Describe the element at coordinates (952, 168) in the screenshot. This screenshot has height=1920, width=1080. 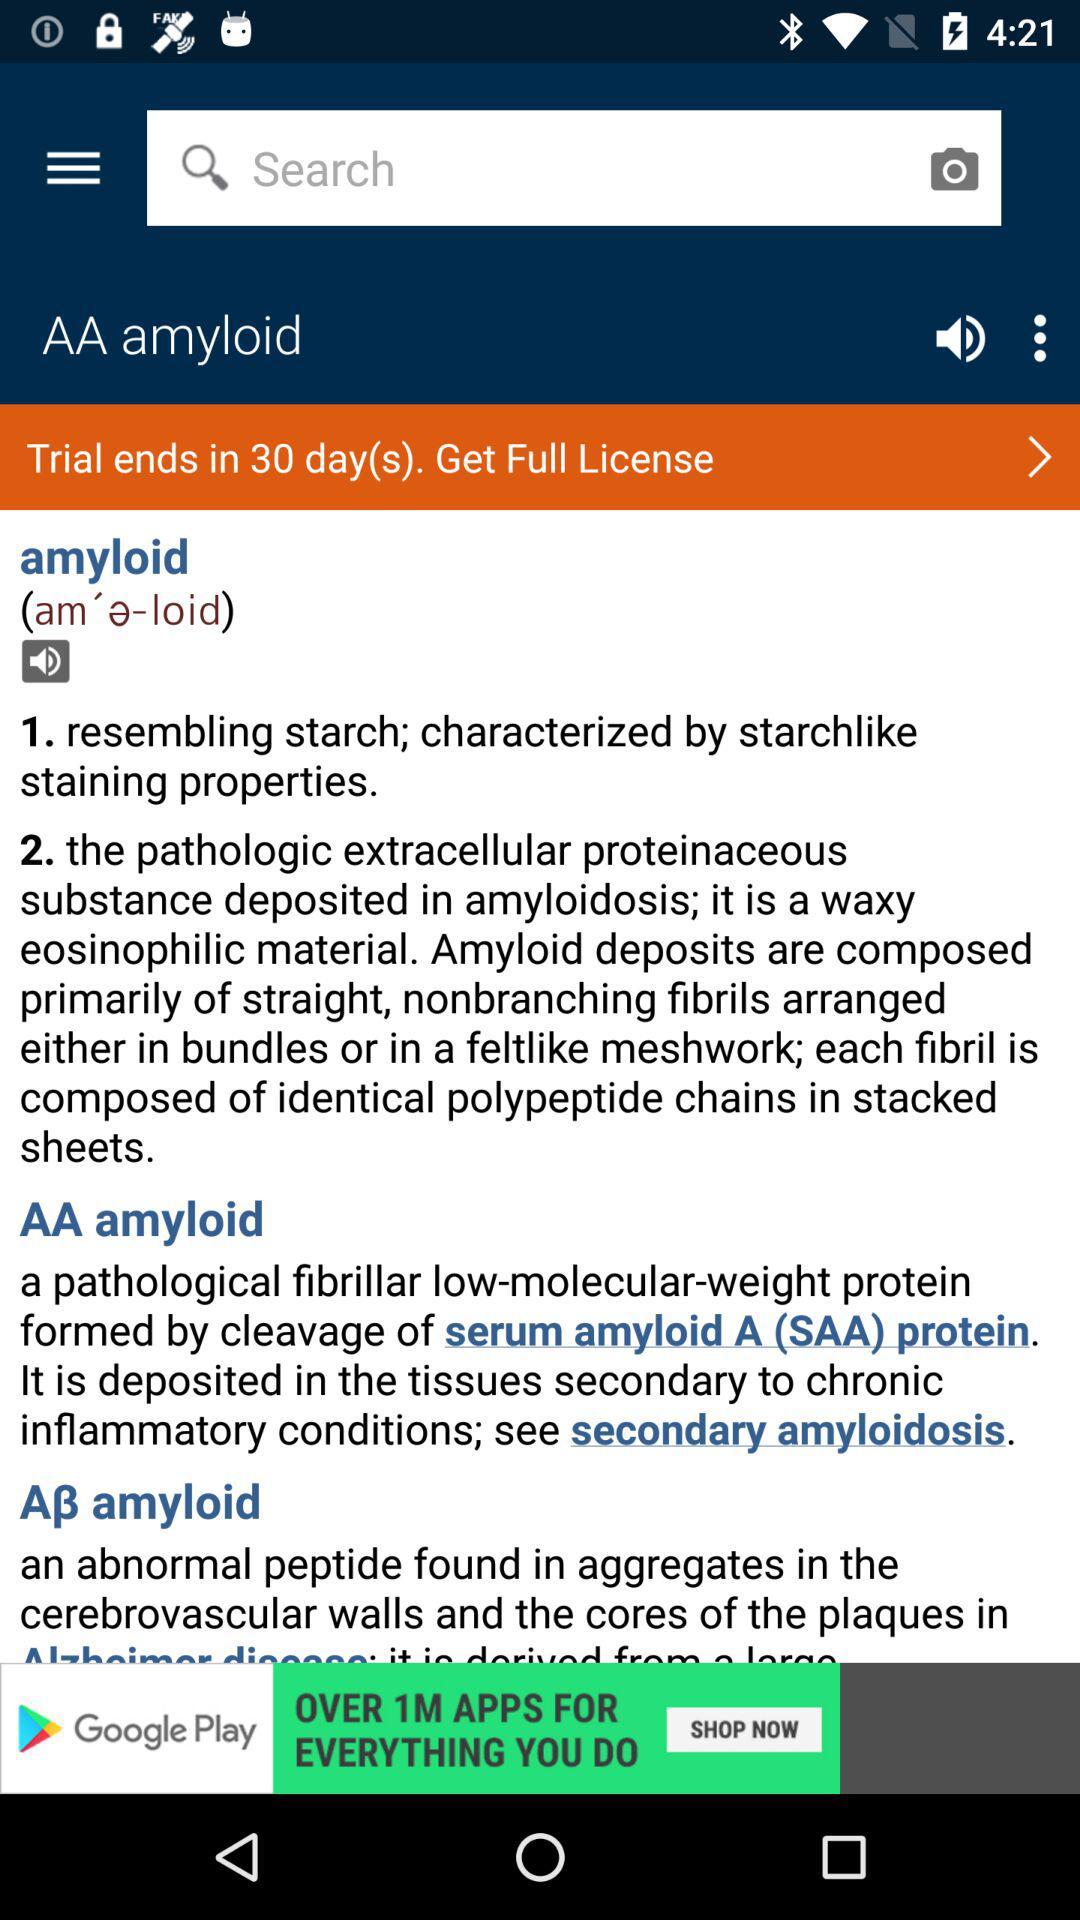
I see `open camera` at that location.